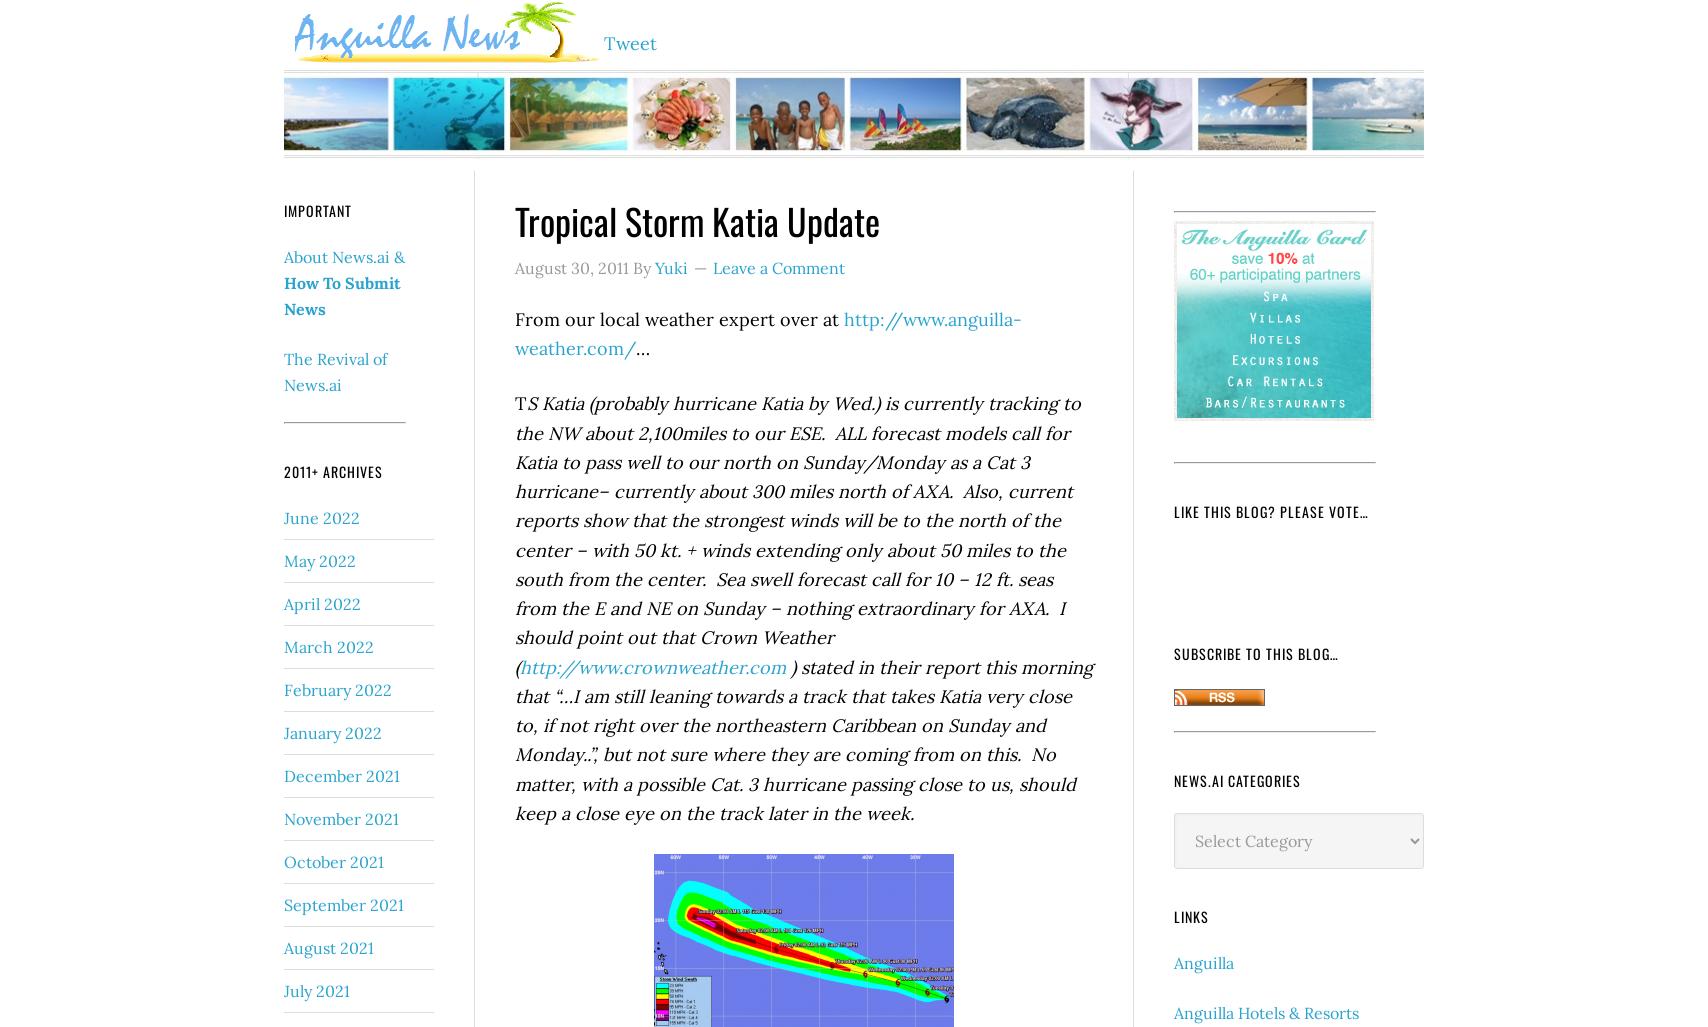 The image size is (1708, 1027). What do you see at coordinates (284, 559) in the screenshot?
I see `'May 2022'` at bounding box center [284, 559].